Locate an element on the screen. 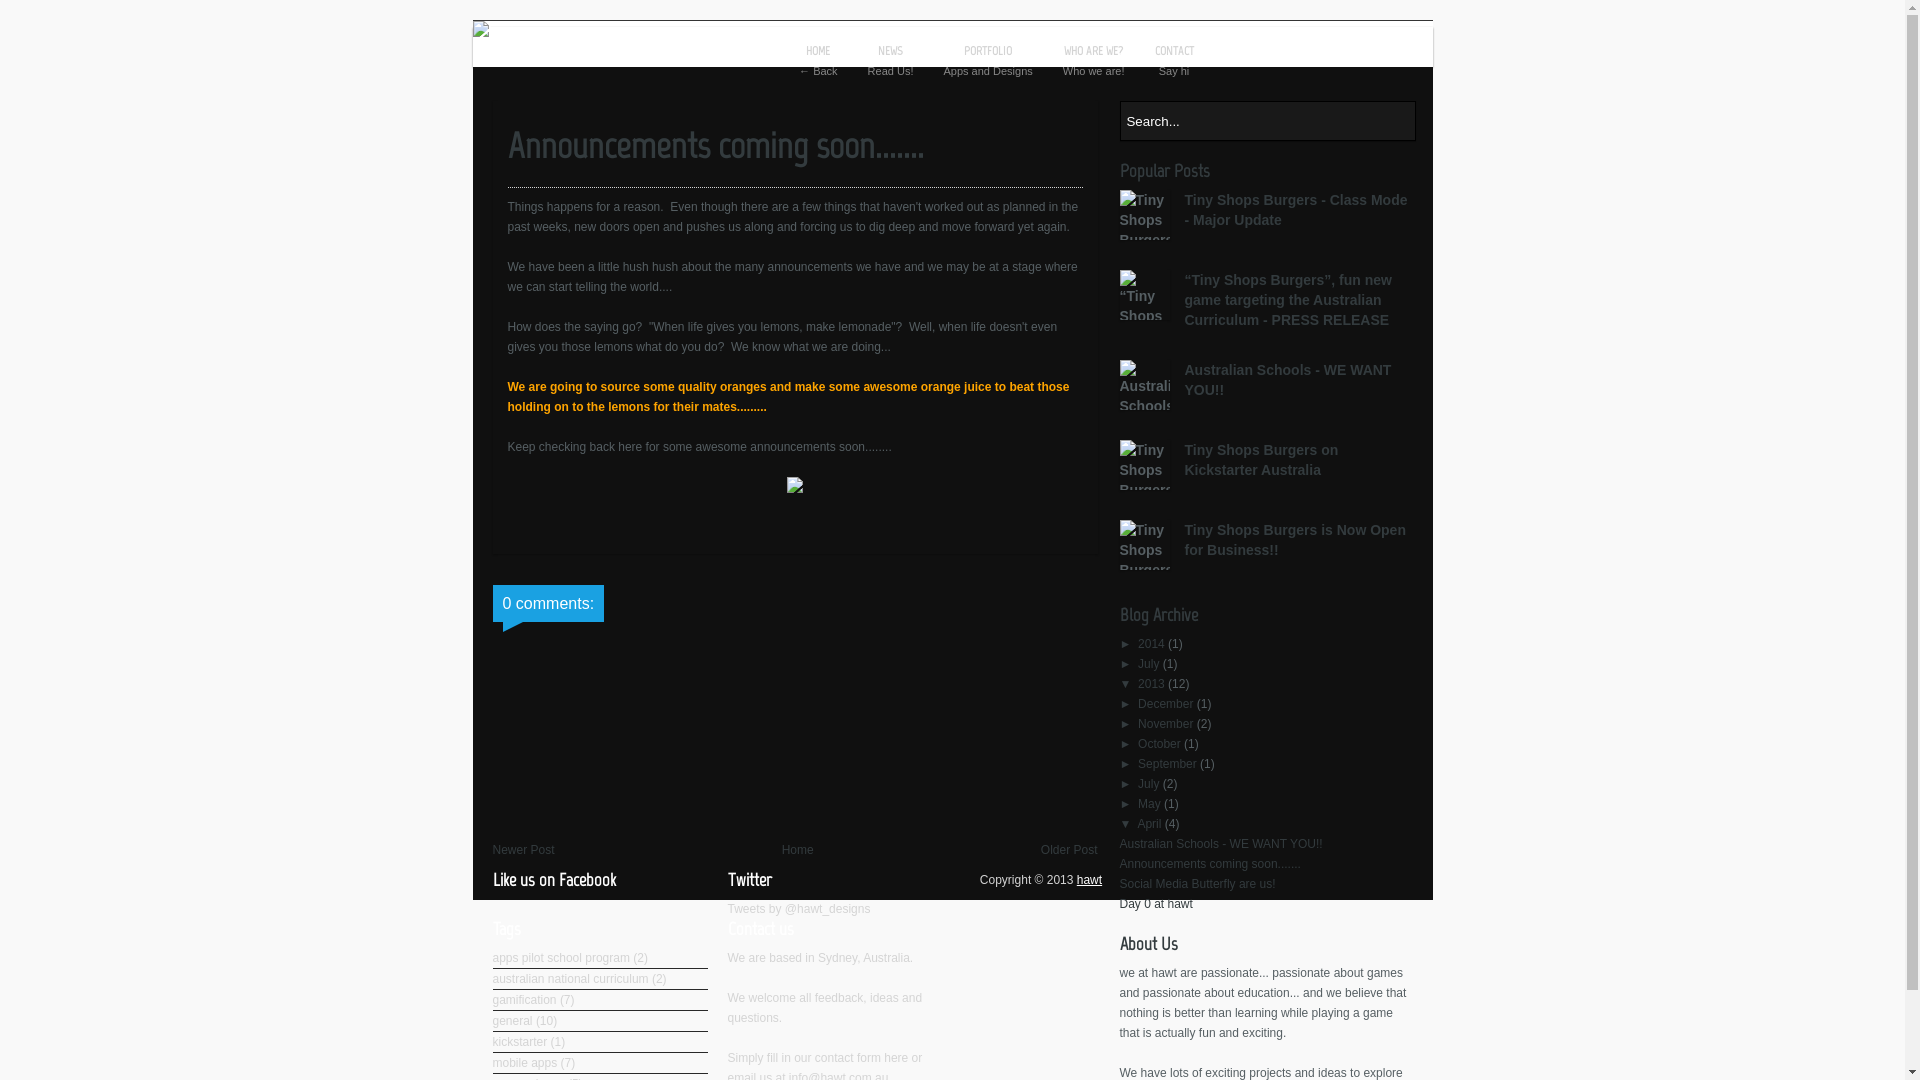 The width and height of the screenshot is (1920, 1080). 'Search...' is located at coordinates (1247, 120).